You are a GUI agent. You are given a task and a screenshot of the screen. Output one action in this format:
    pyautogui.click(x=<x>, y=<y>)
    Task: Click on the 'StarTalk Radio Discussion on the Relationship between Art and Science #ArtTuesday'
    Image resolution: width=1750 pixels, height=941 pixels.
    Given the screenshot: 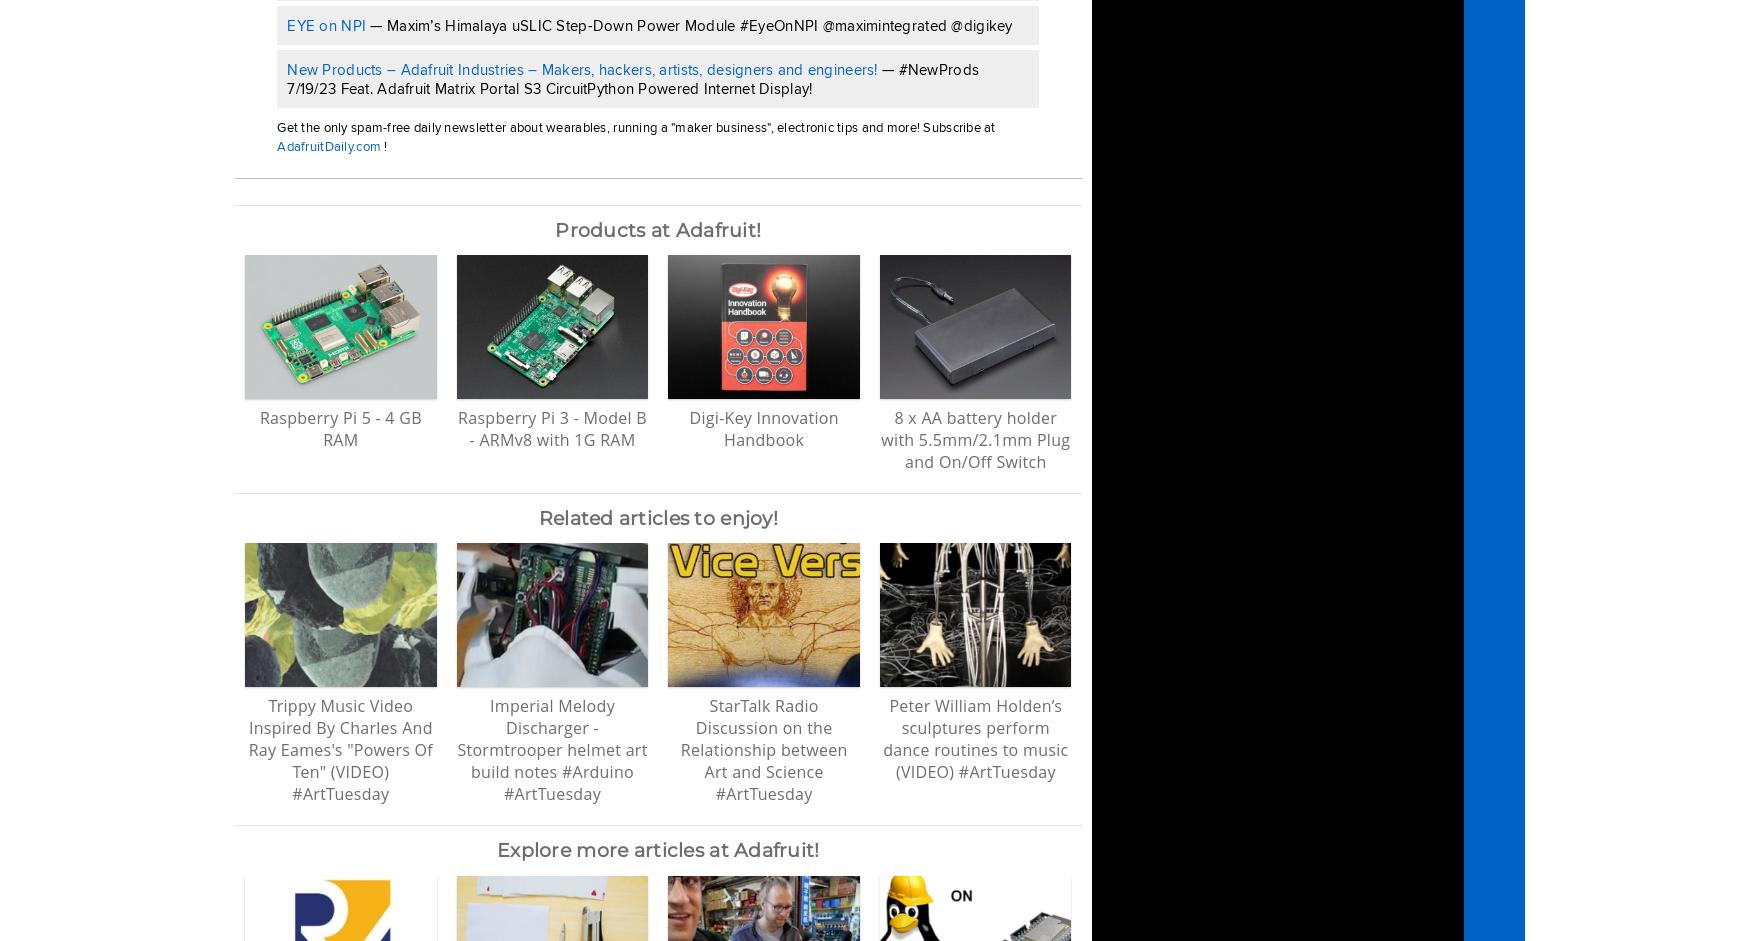 What is the action you would take?
    pyautogui.click(x=762, y=748)
    